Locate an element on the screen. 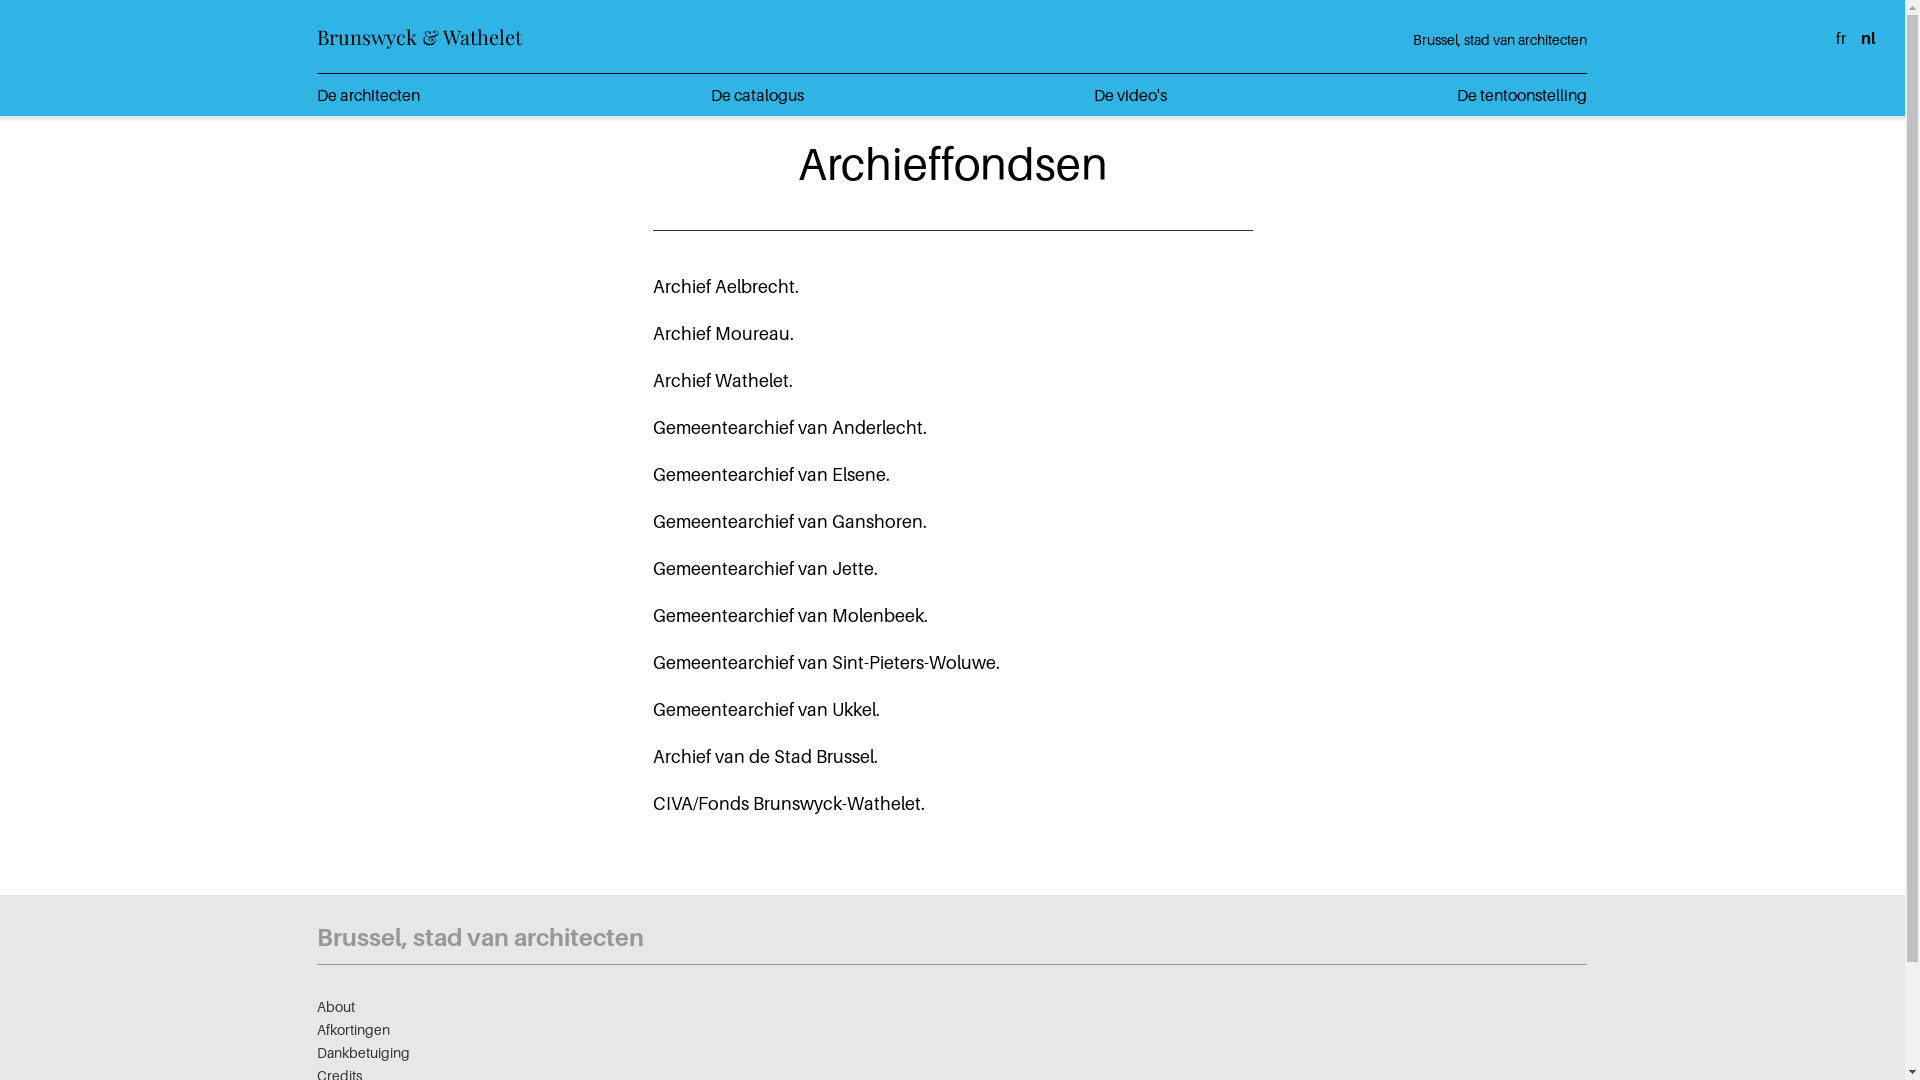  'Brussel, stad van architecten' is located at coordinates (315, 937).